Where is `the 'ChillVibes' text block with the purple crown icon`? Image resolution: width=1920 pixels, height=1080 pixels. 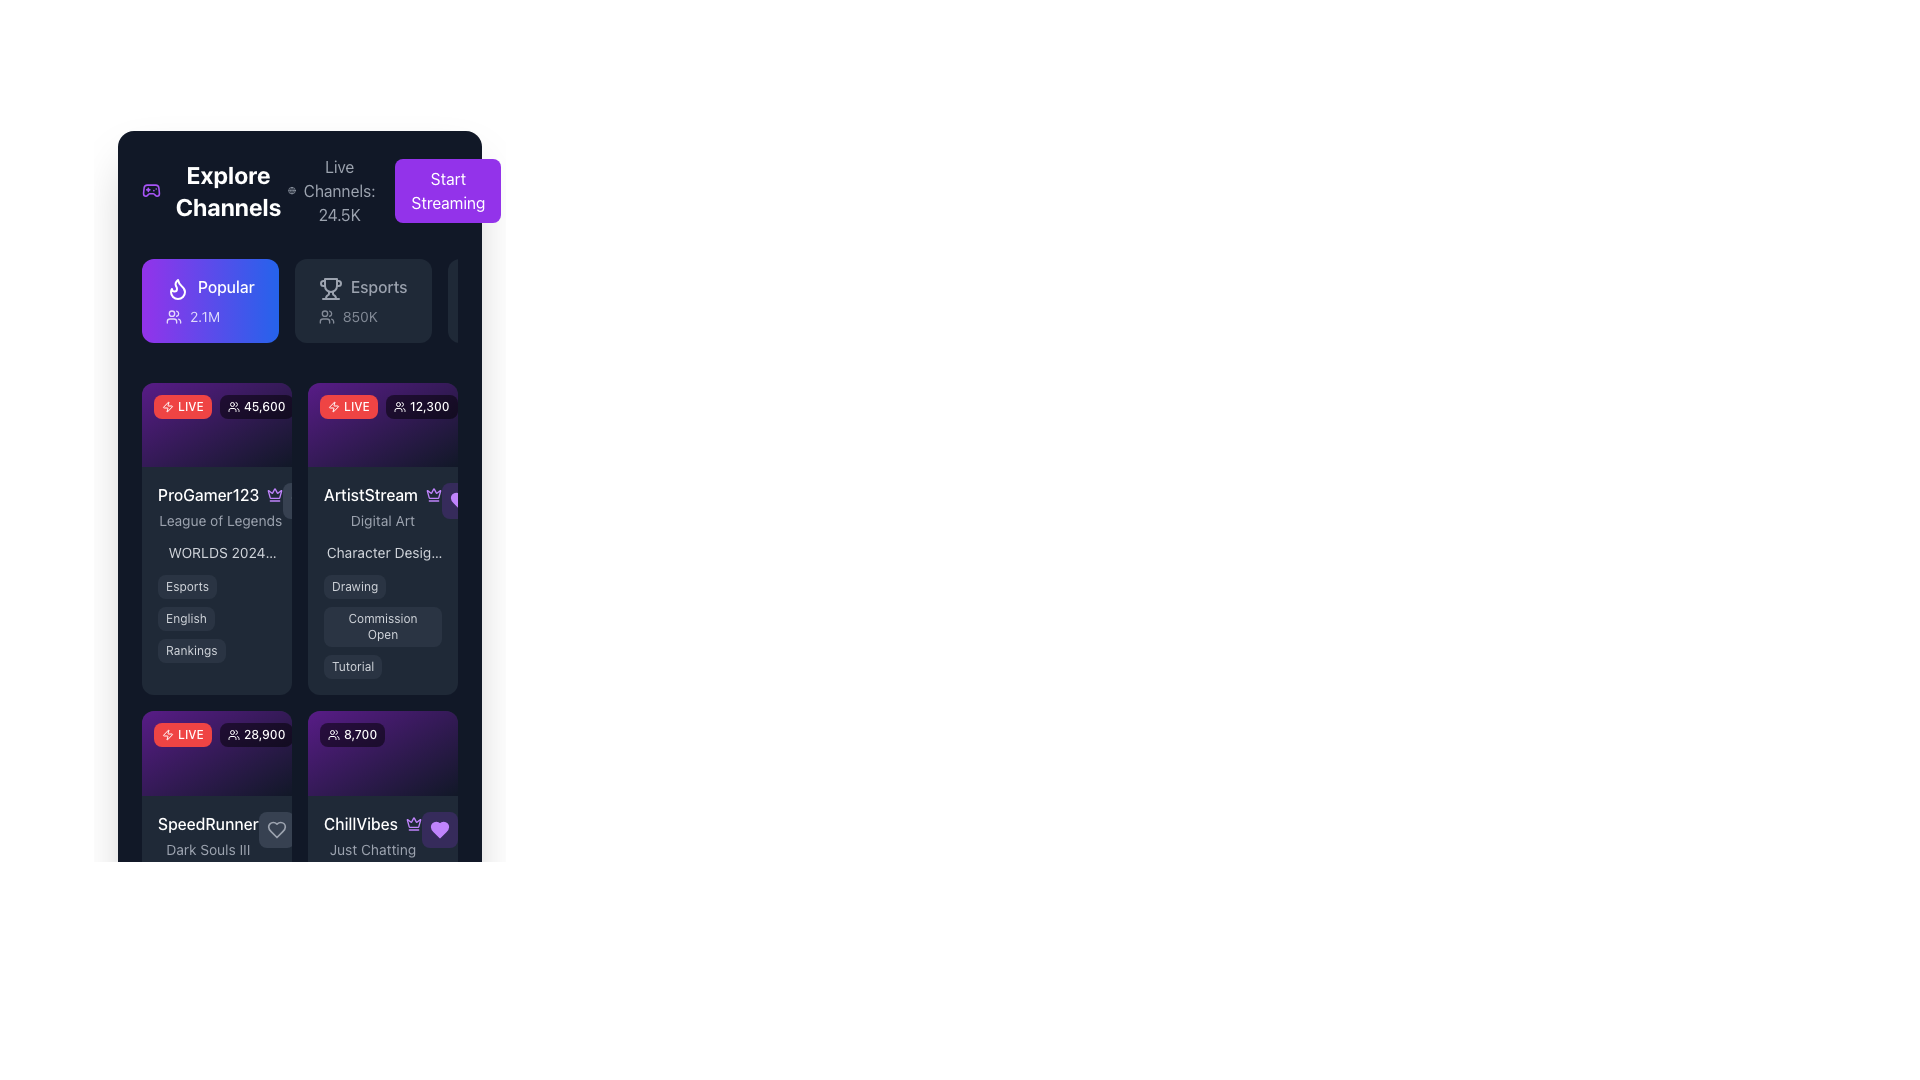
the 'ChillVibes' text block with the purple crown icon is located at coordinates (373, 835).